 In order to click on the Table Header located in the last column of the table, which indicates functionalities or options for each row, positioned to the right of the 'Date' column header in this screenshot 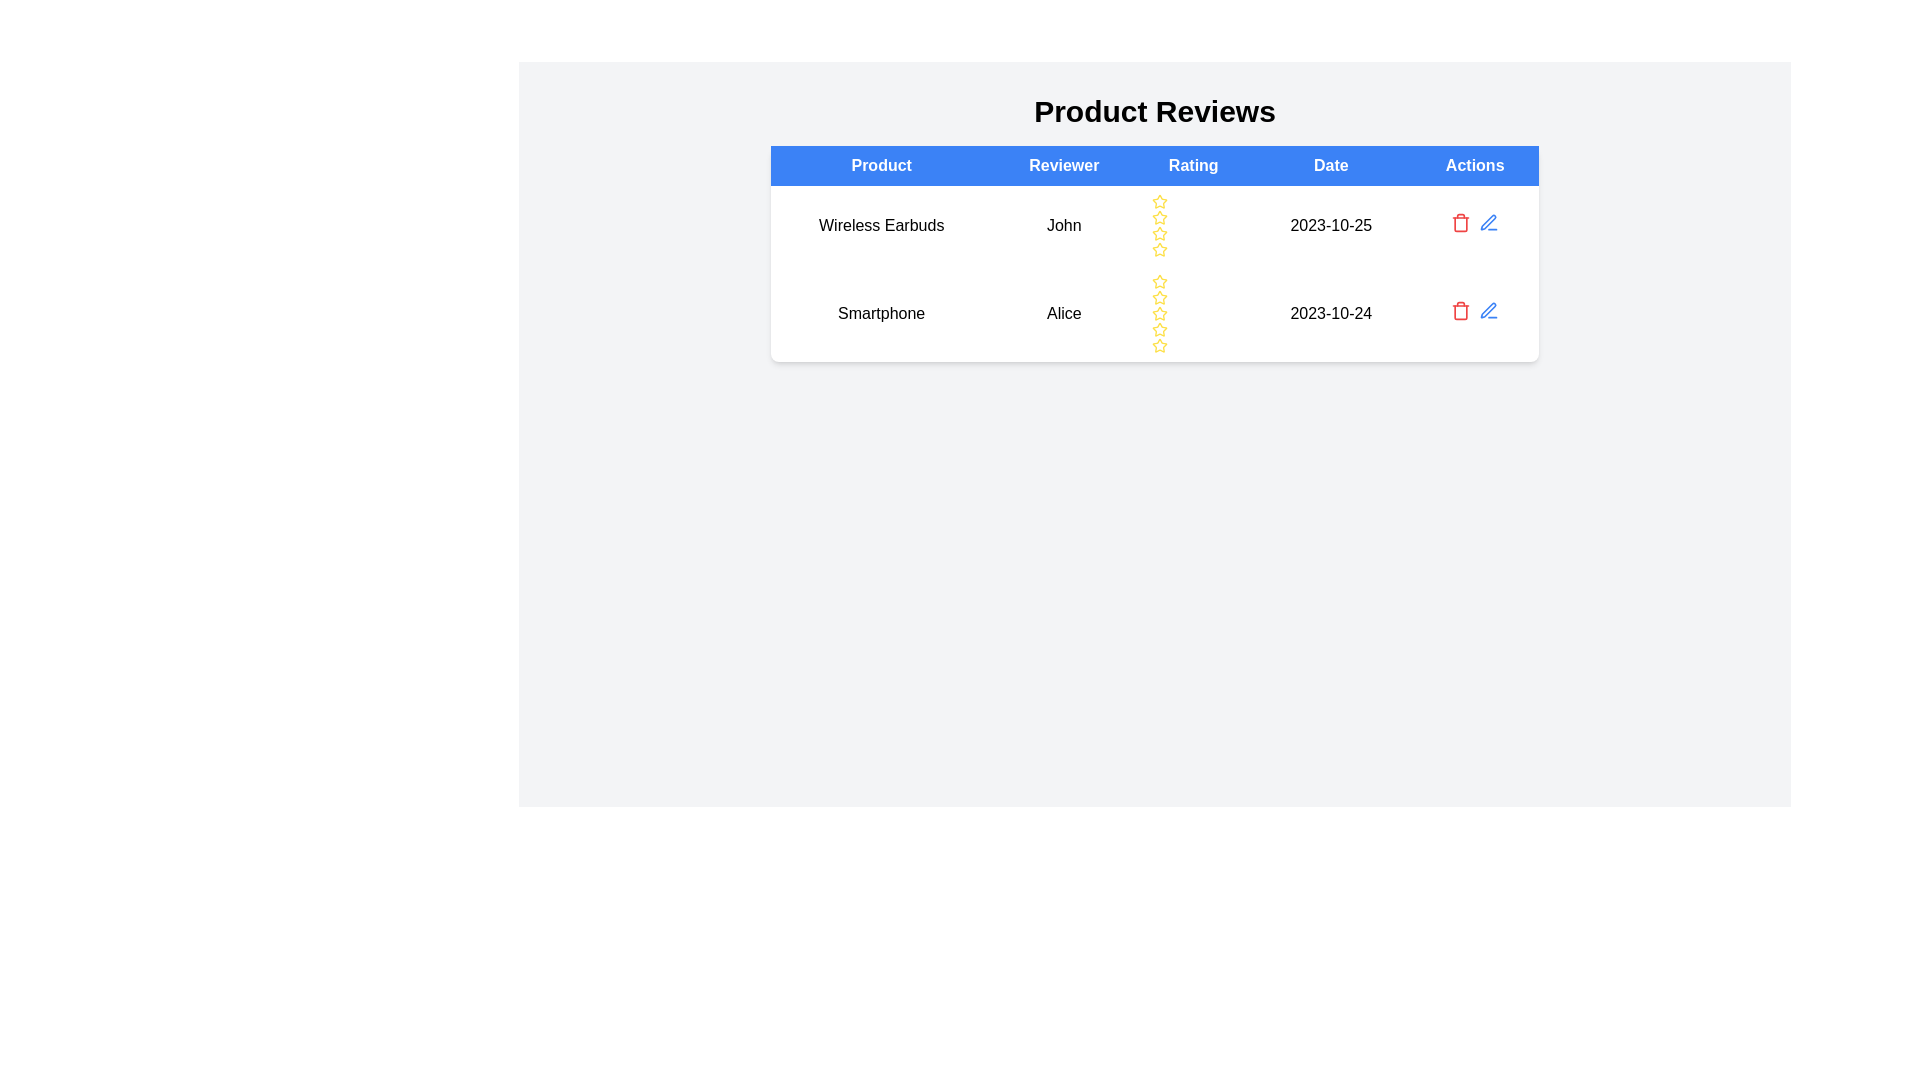, I will do `click(1475, 164)`.